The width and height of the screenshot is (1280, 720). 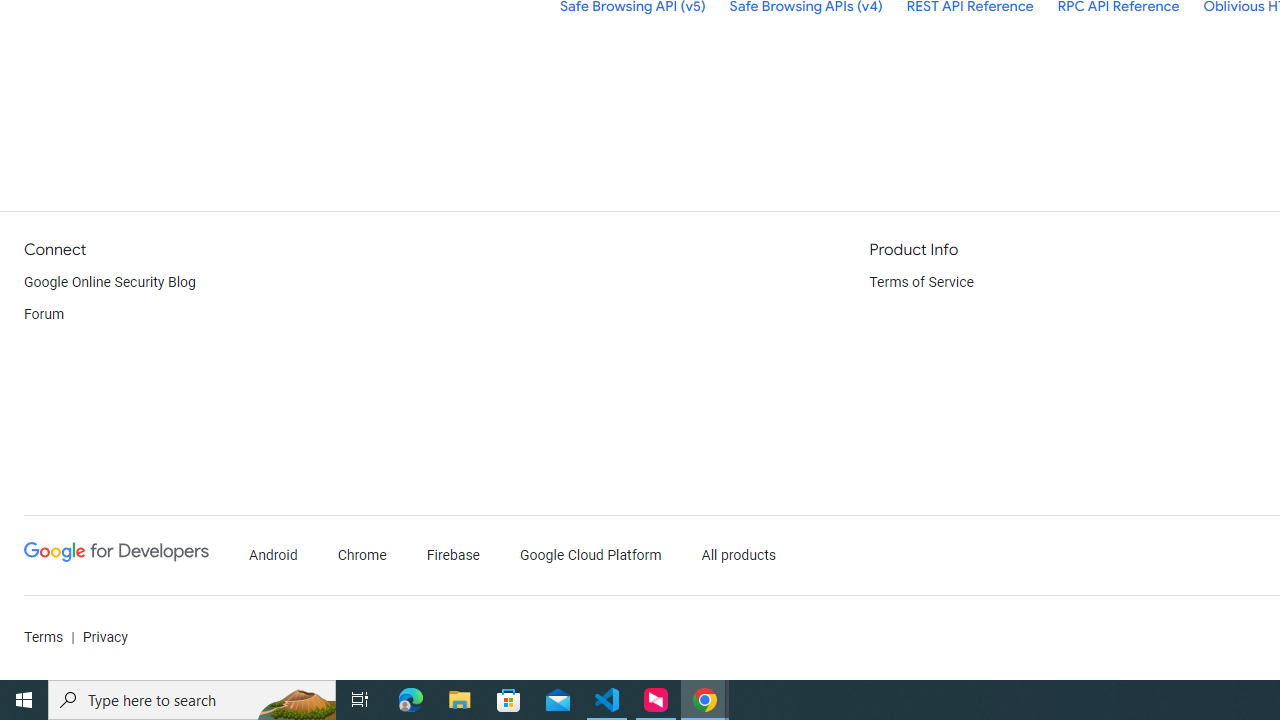 I want to click on 'Terms of Service', so click(x=920, y=282).